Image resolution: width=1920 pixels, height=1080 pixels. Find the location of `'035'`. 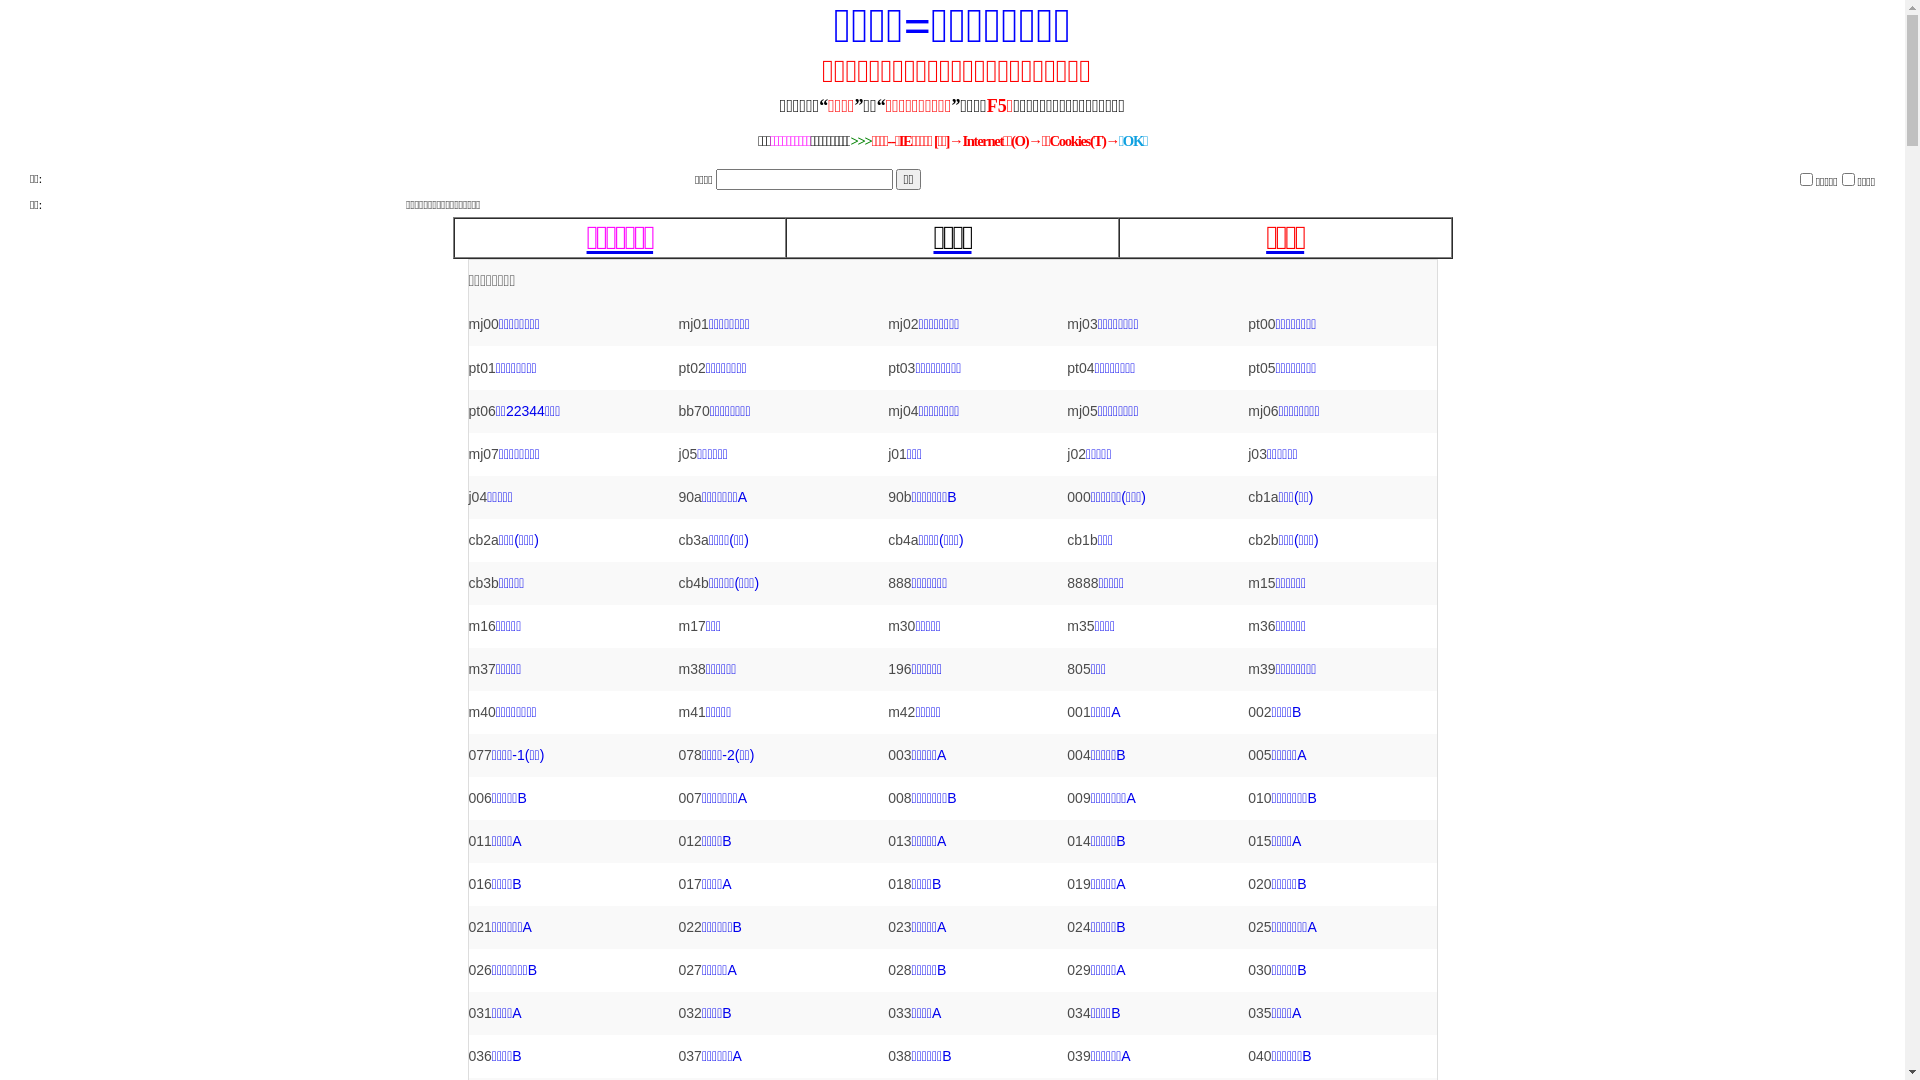

'035' is located at coordinates (1258, 1013).